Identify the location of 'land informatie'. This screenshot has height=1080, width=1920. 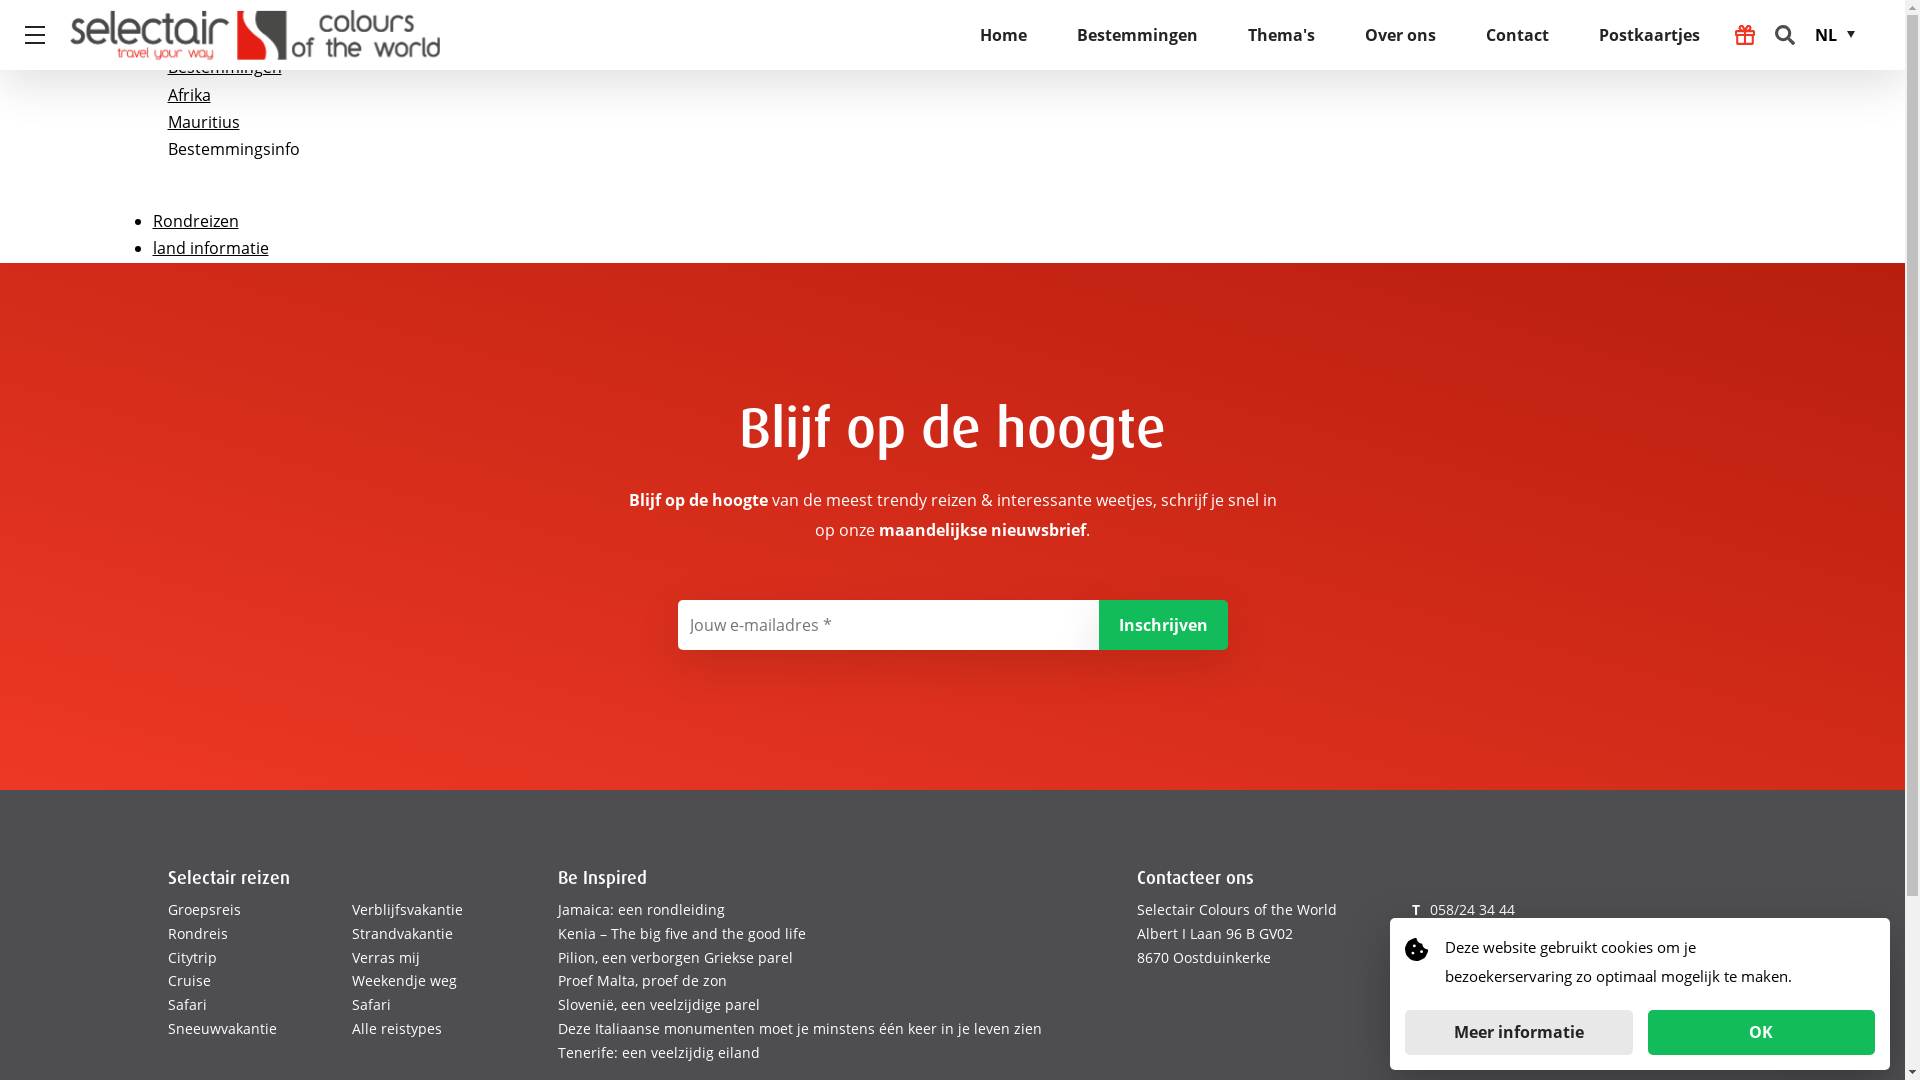
(151, 246).